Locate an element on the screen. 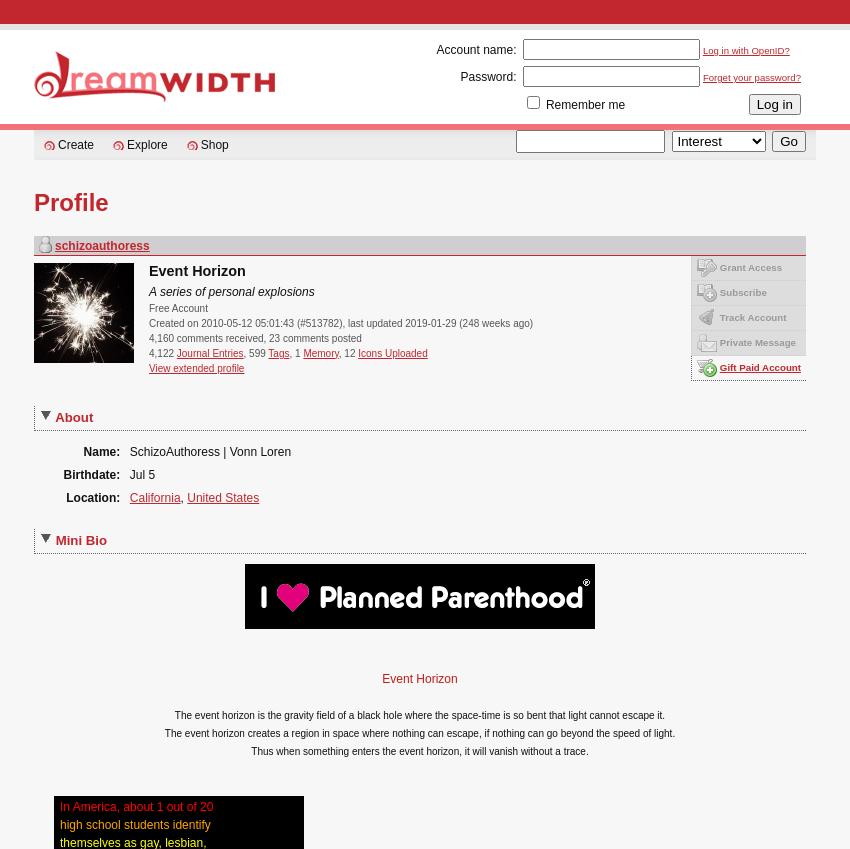 This screenshot has width=850, height=849. 'Remember me' is located at coordinates (544, 104).